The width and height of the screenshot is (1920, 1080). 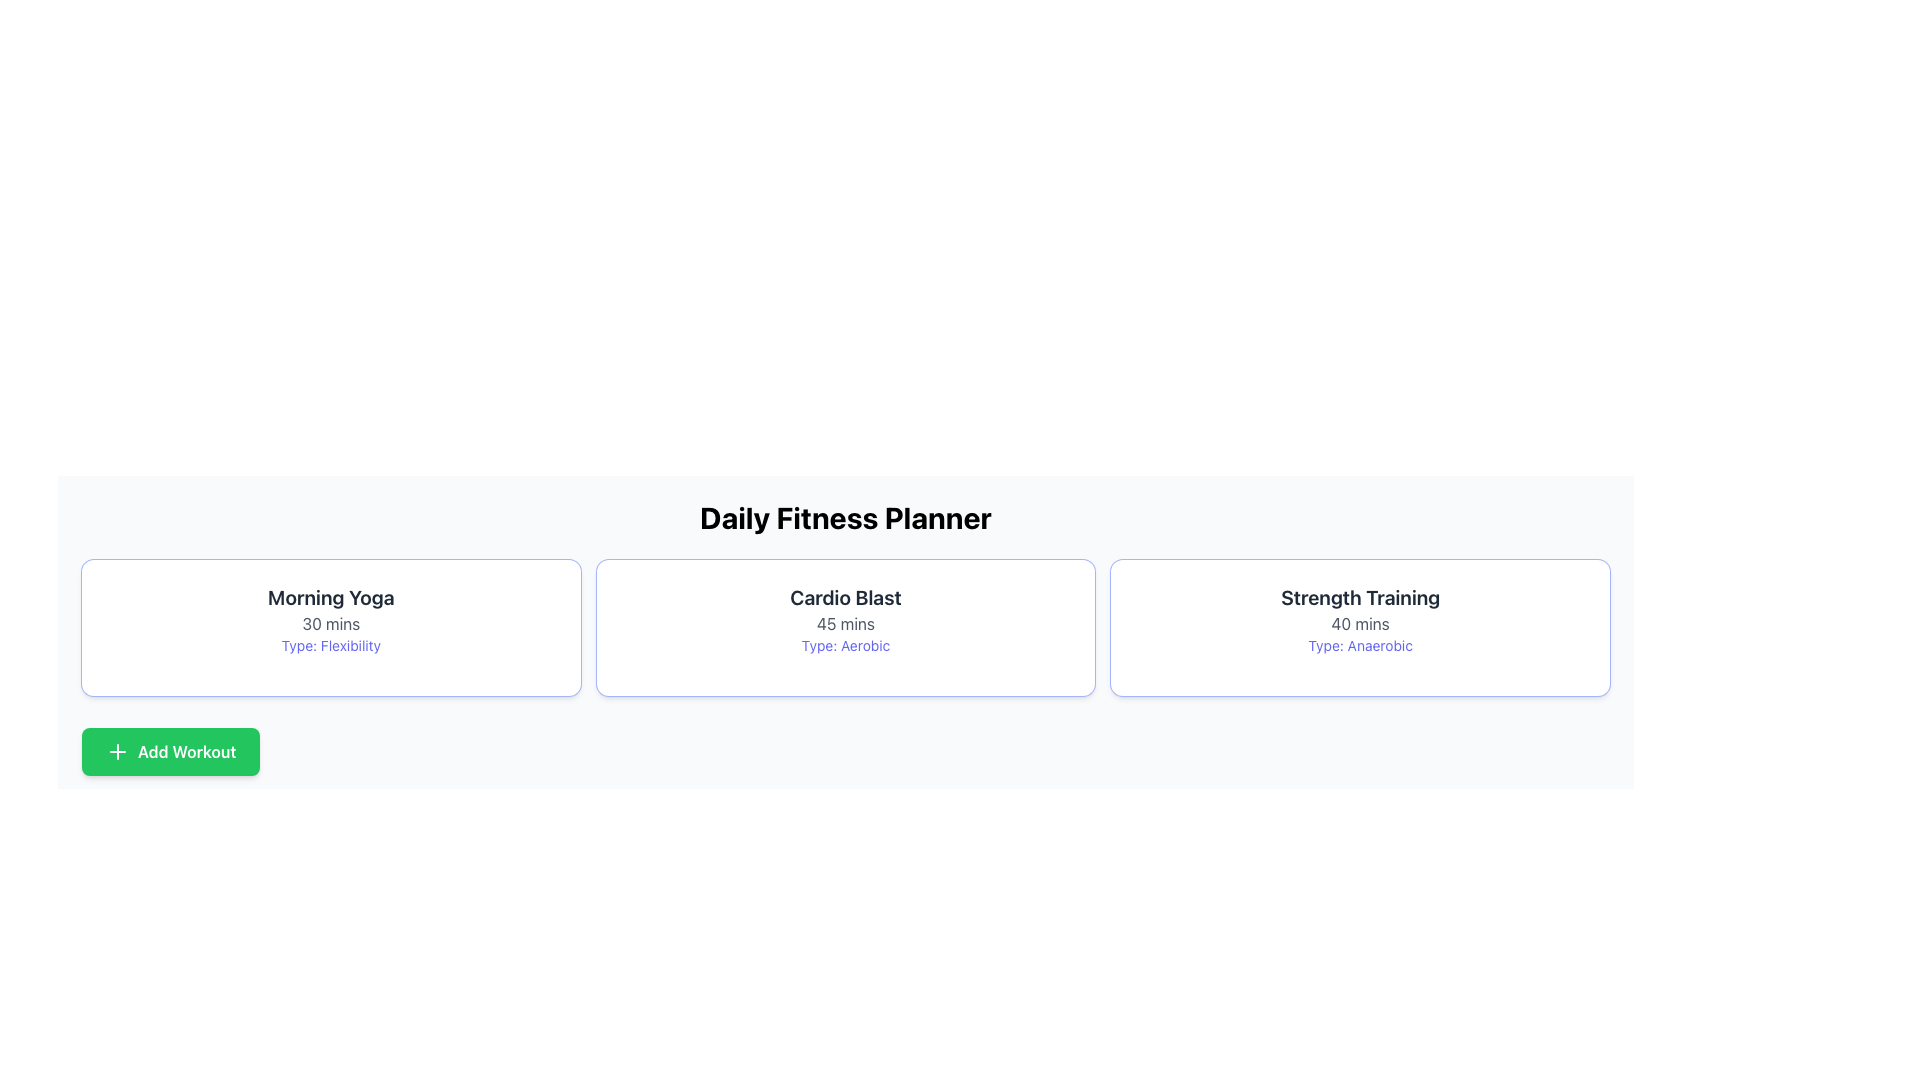 I want to click on static text label that describes the workout type as 'Aerobic' located within the 'Cardio Blast' workout information card, so click(x=845, y=645).